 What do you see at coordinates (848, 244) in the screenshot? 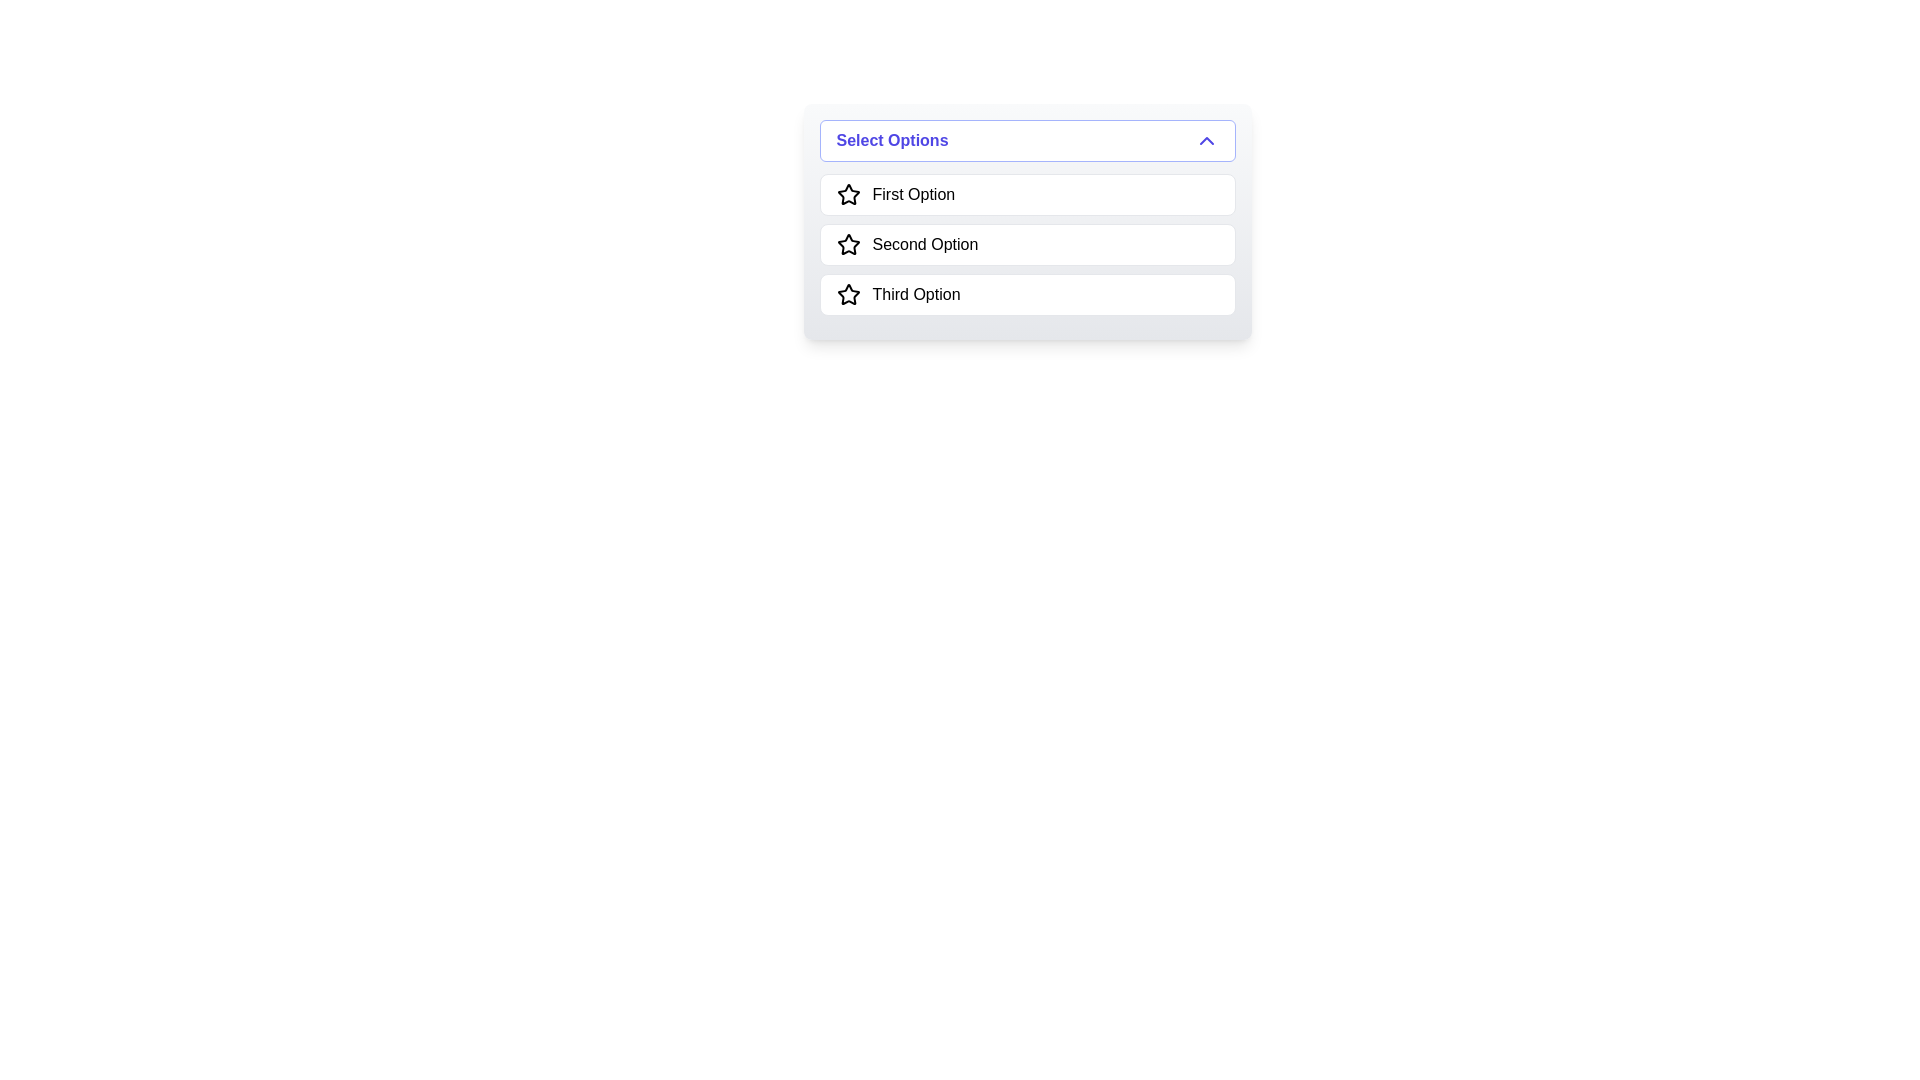
I see `the star-shaped icon with a black outline and hollow center located near the text labeled 'Second Option' in the dropdown list` at bounding box center [848, 244].